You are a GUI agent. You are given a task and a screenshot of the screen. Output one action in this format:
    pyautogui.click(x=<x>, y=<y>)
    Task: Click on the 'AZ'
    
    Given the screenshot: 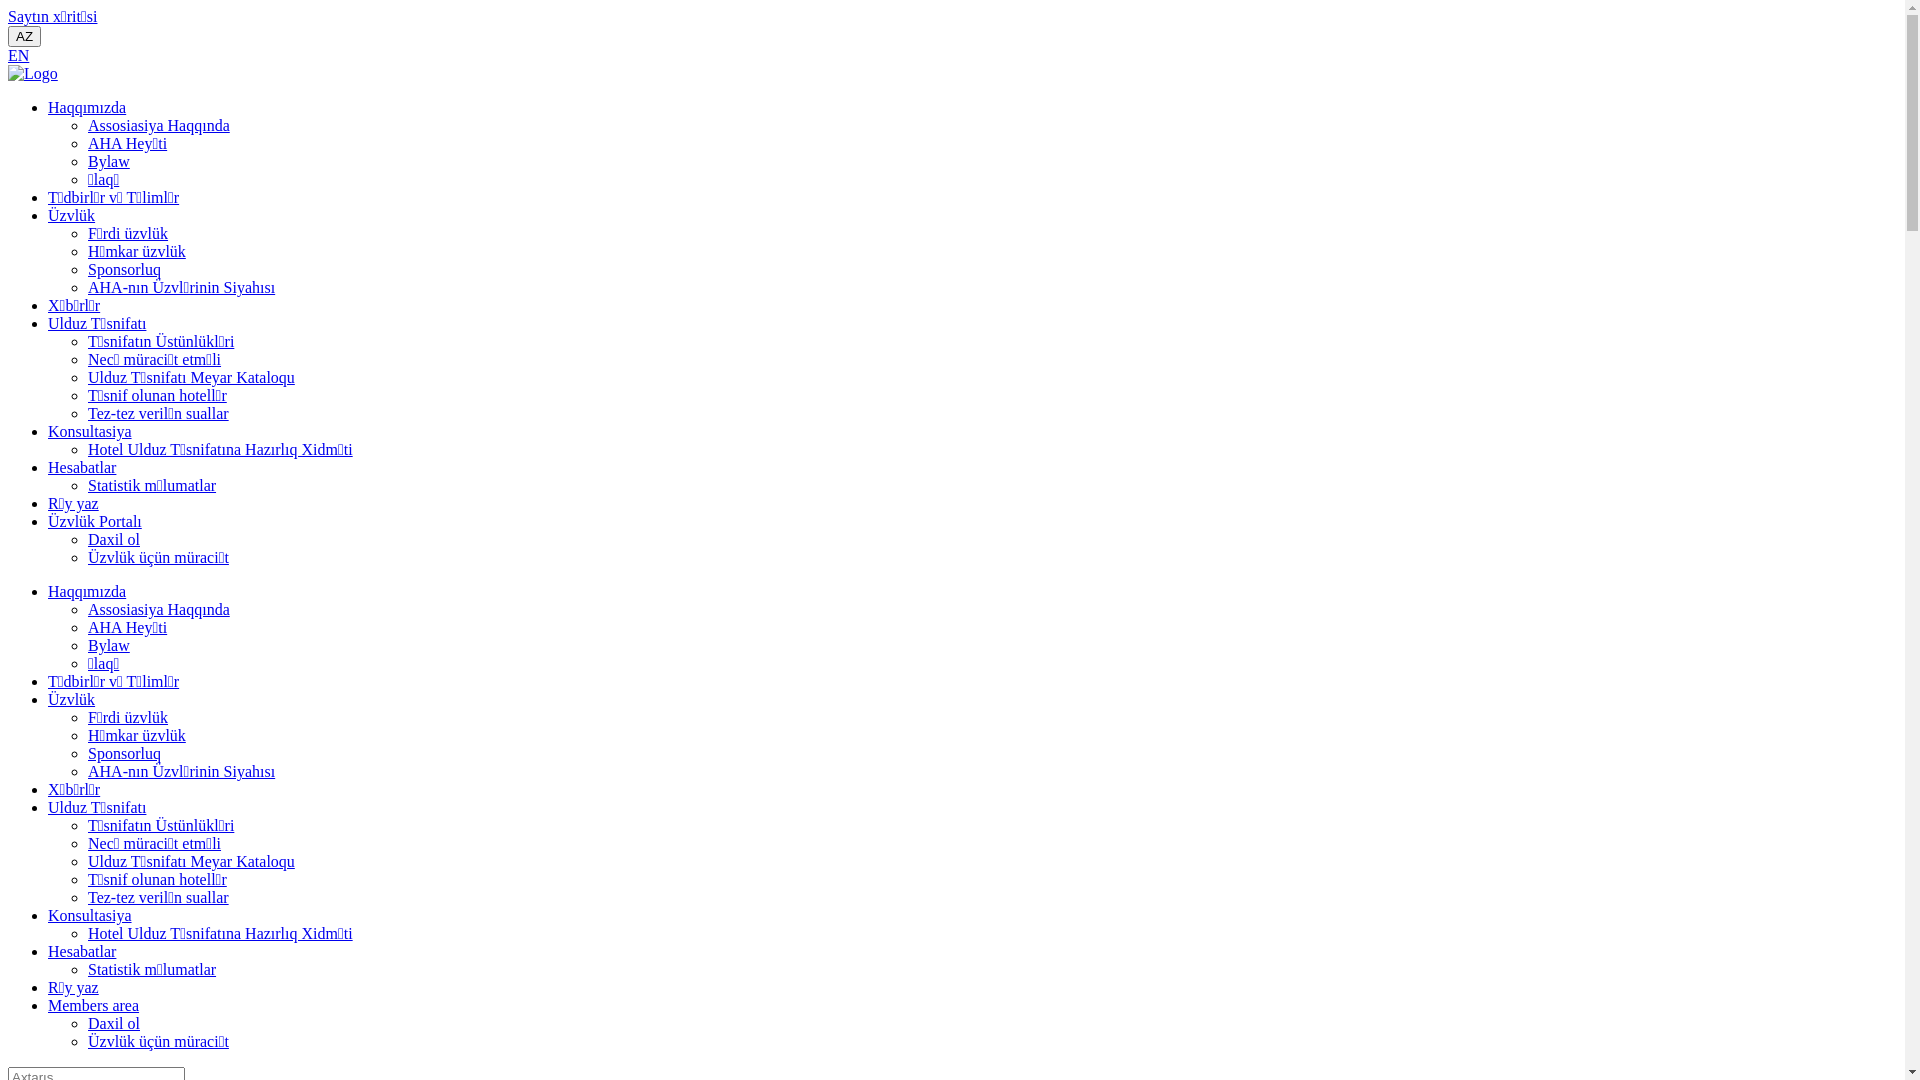 What is the action you would take?
    pyautogui.click(x=24, y=36)
    